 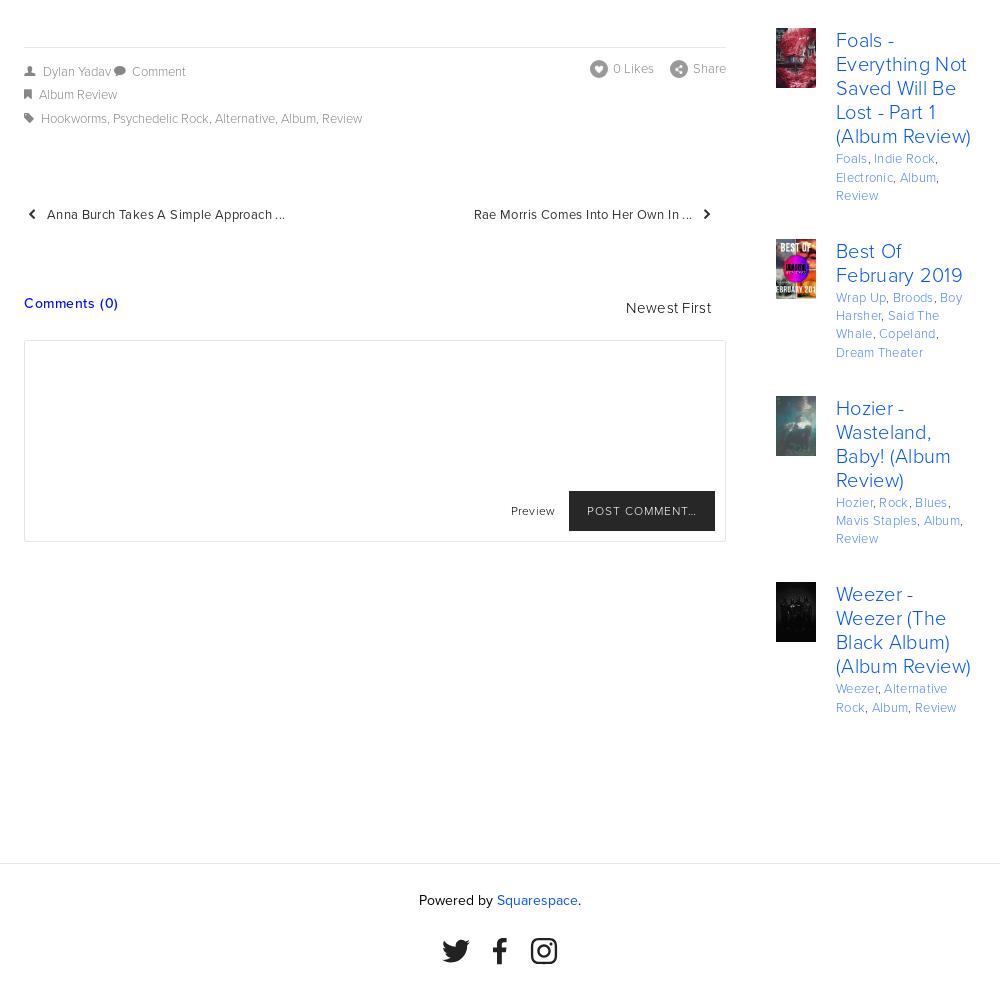 I want to click on 'Powered by', so click(x=418, y=898).